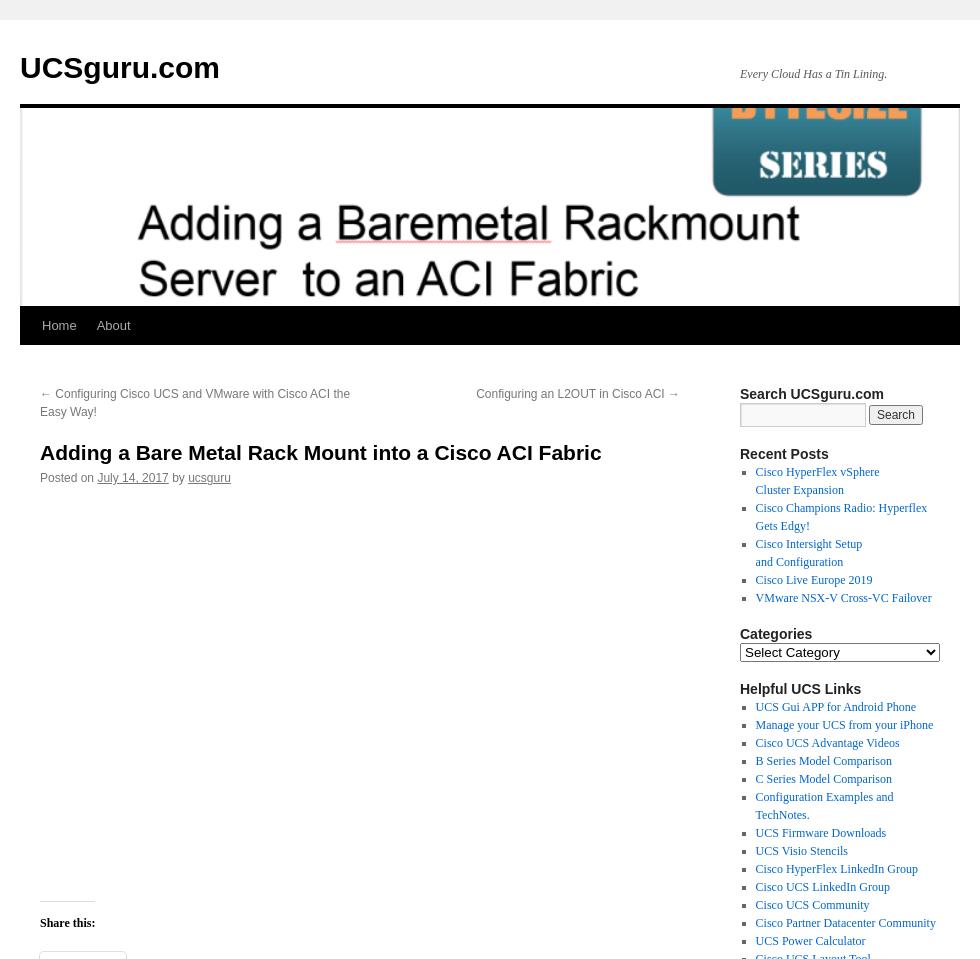  Describe the element at coordinates (754, 760) in the screenshot. I see `'B Series Model Comparison'` at that location.